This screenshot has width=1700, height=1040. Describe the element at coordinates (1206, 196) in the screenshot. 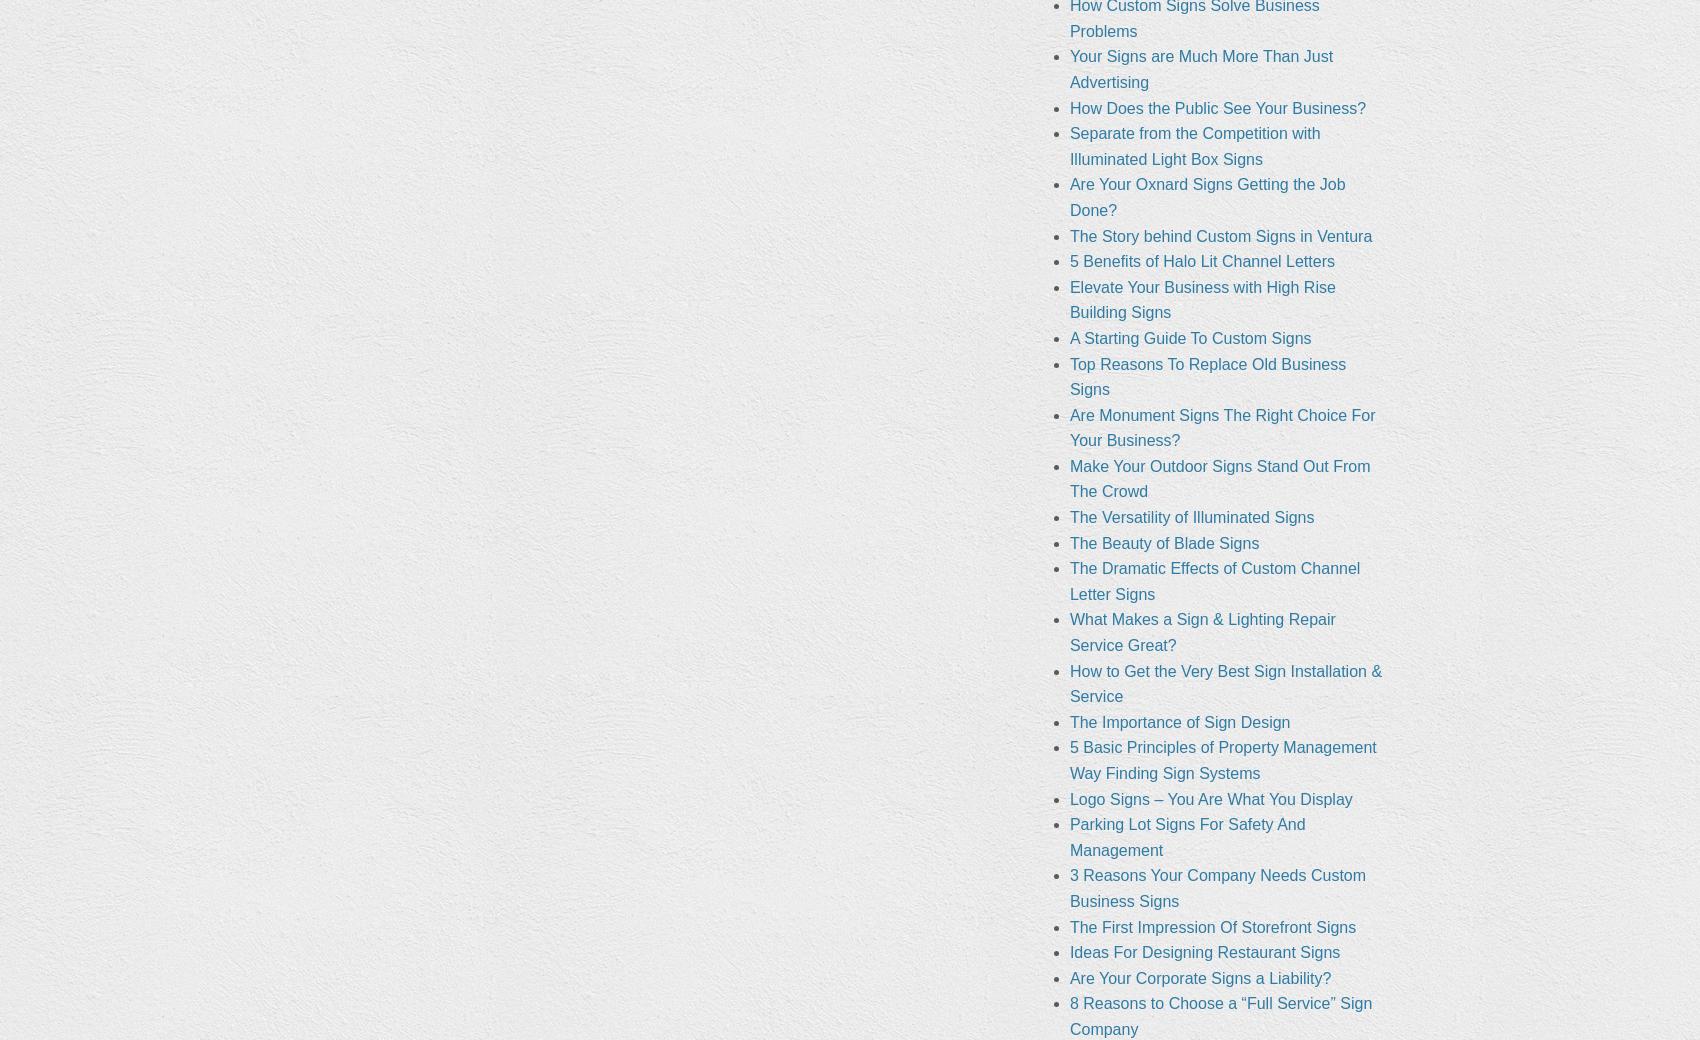

I see `'Are Your Oxnard Signs Getting the Job Done?'` at that location.